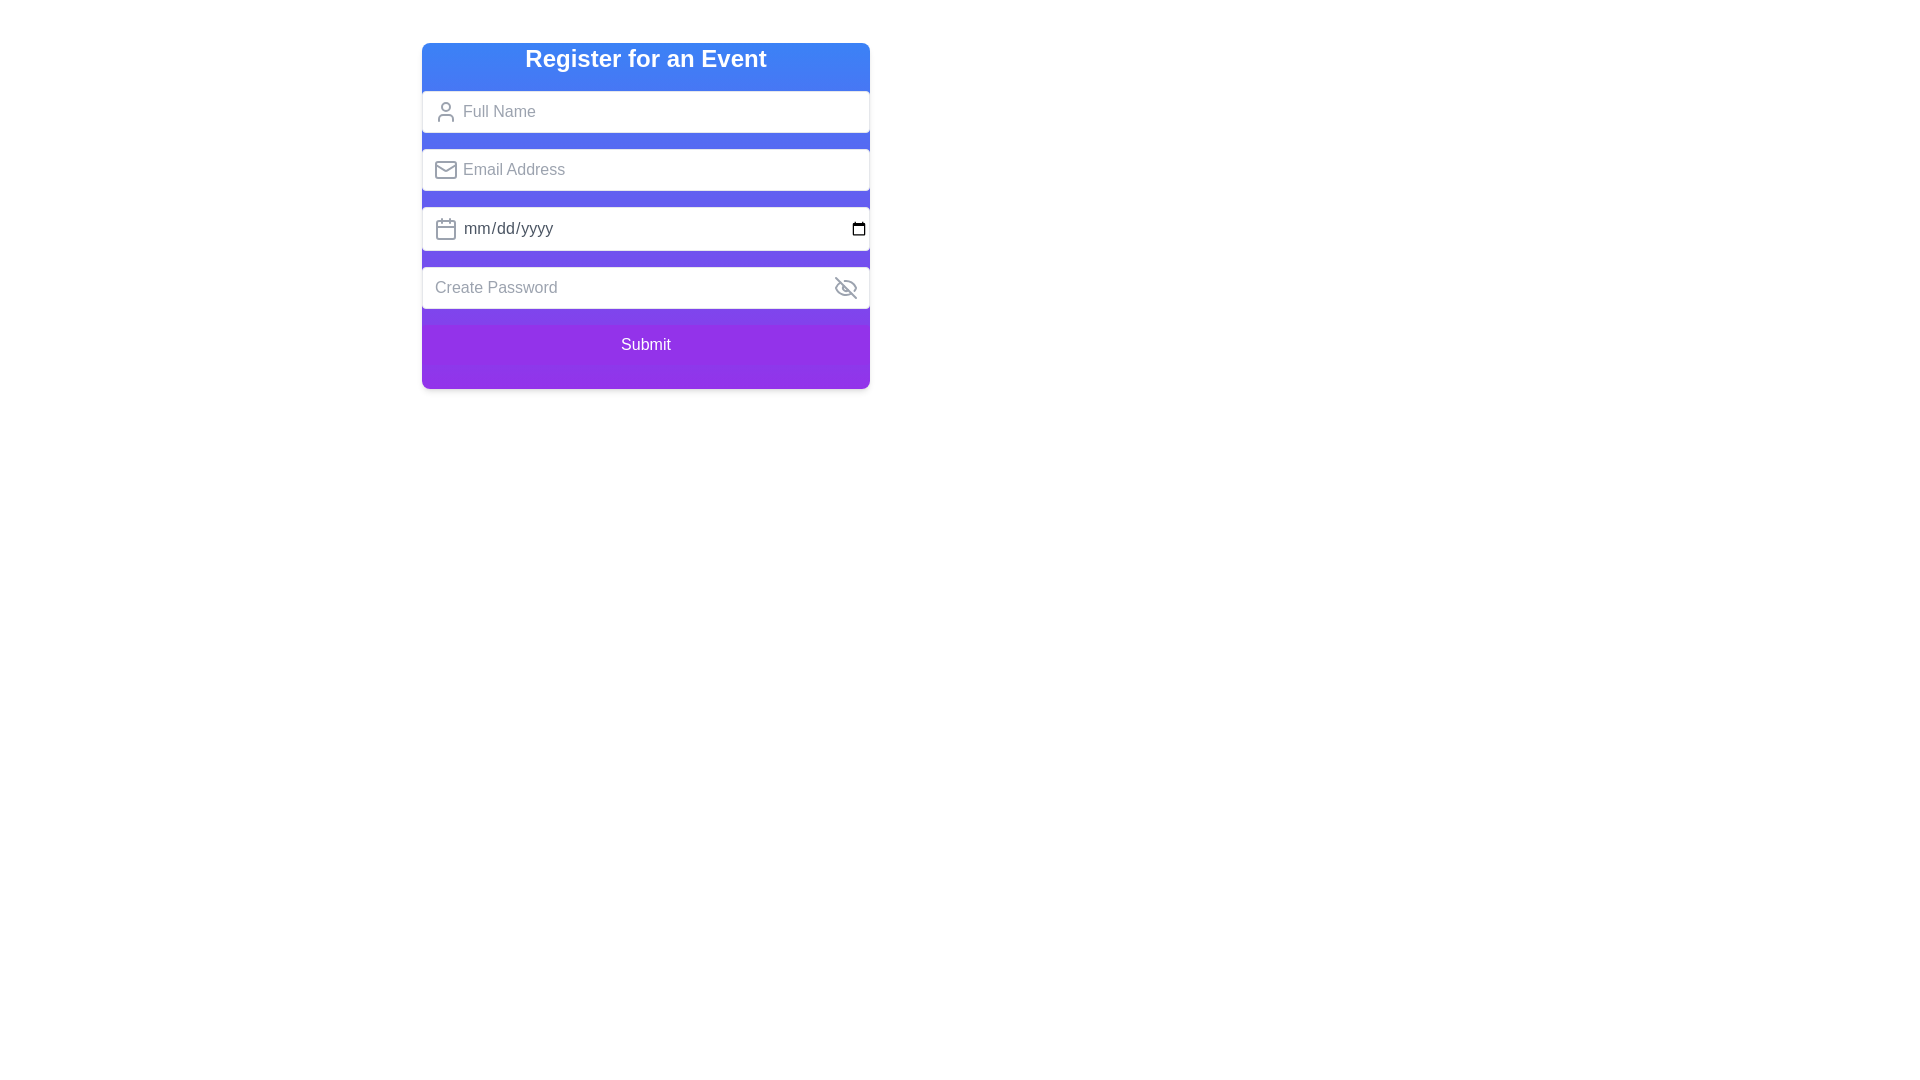 The image size is (1920, 1080). I want to click on the Password visibility toggle button, which features an eye icon with a diagonal line crossing through it, located on the right side of the password input field, so click(845, 288).